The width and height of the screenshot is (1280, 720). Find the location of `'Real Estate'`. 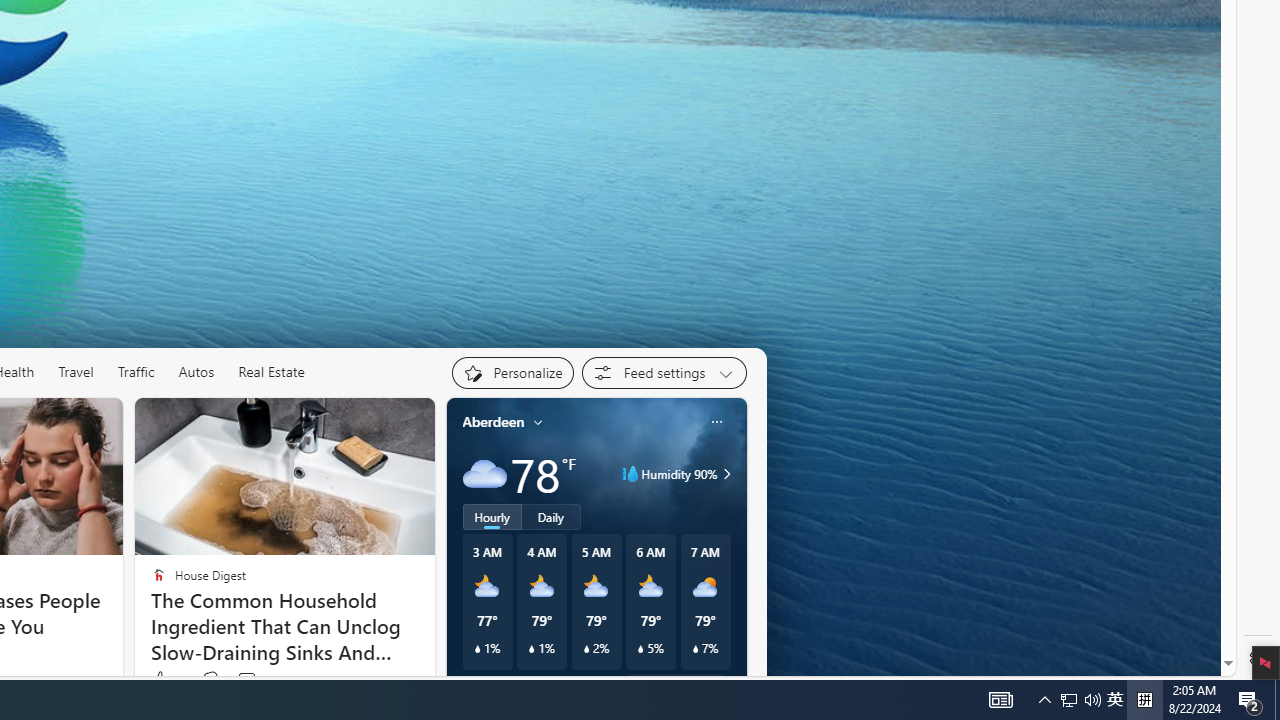

'Real Estate' is located at coordinates (271, 372).